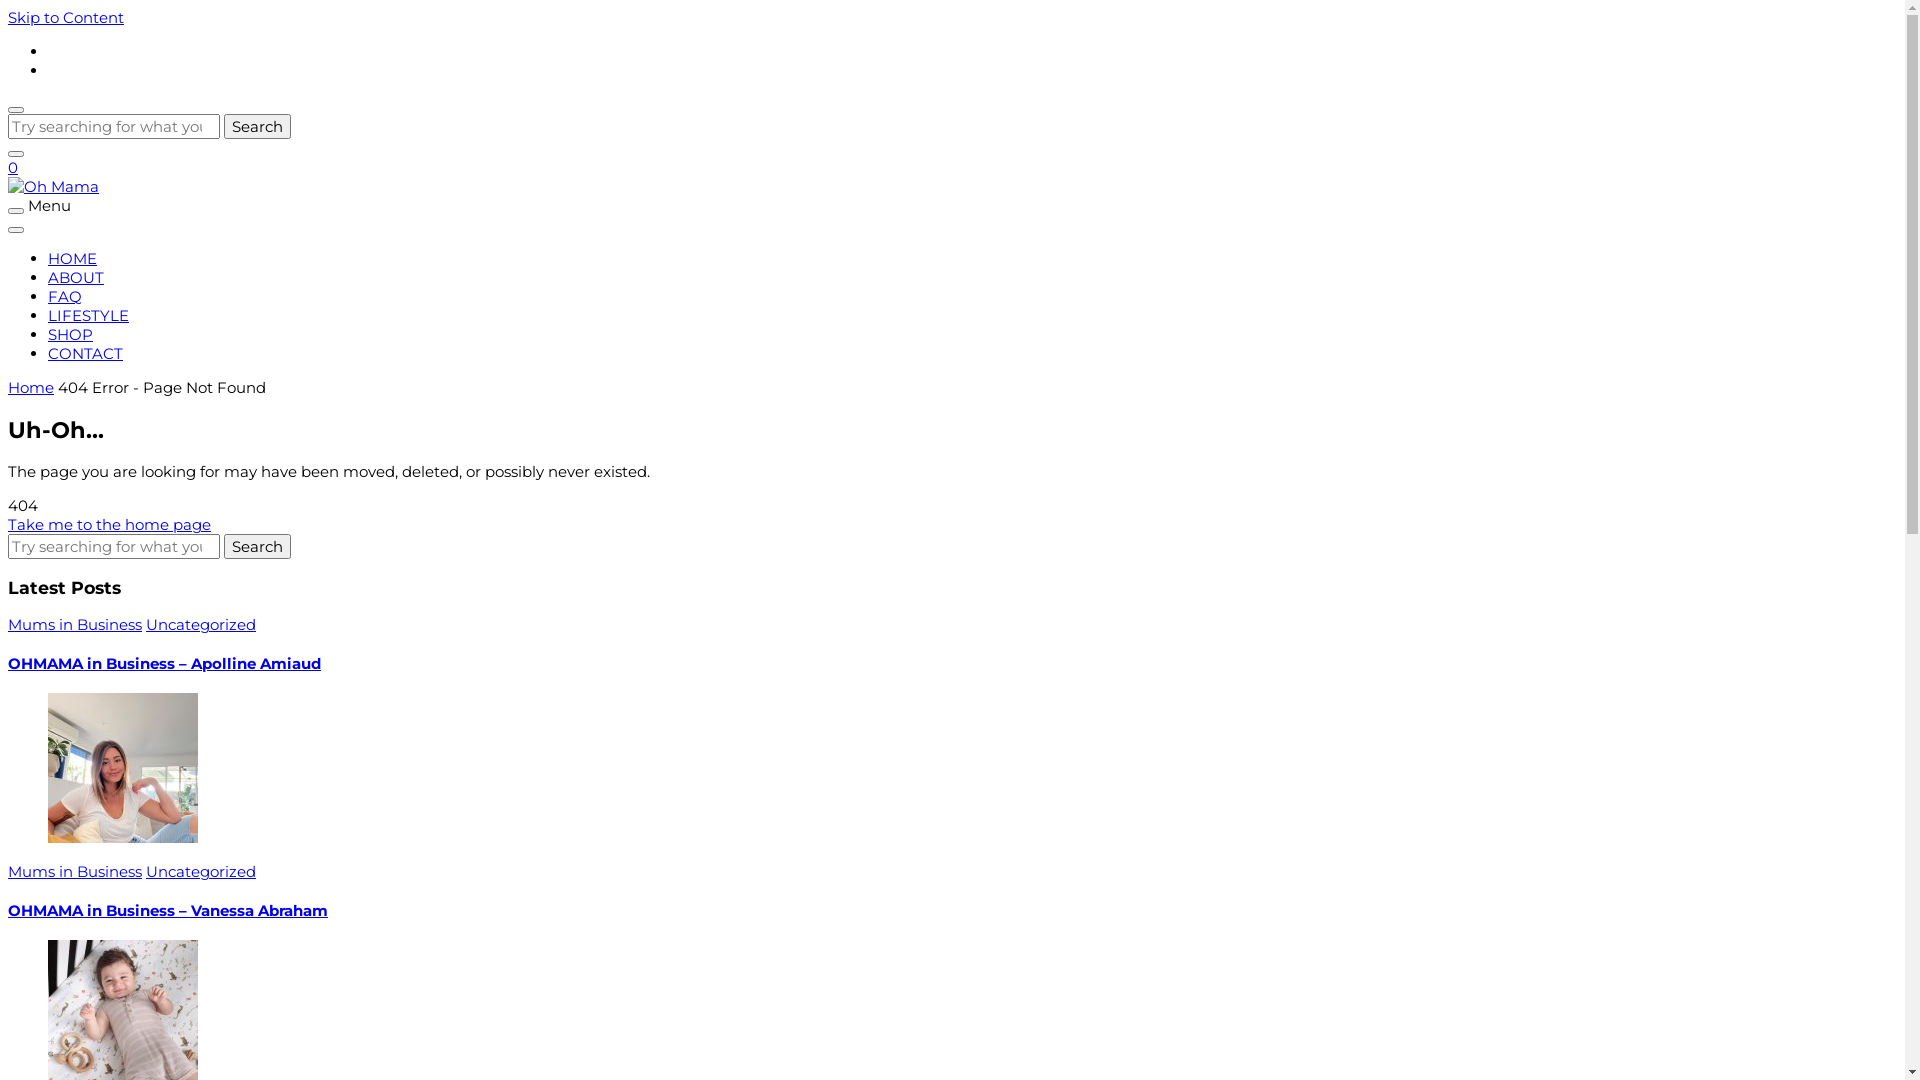 The width and height of the screenshot is (1920, 1080). What do you see at coordinates (8, 387) in the screenshot?
I see `'Home'` at bounding box center [8, 387].